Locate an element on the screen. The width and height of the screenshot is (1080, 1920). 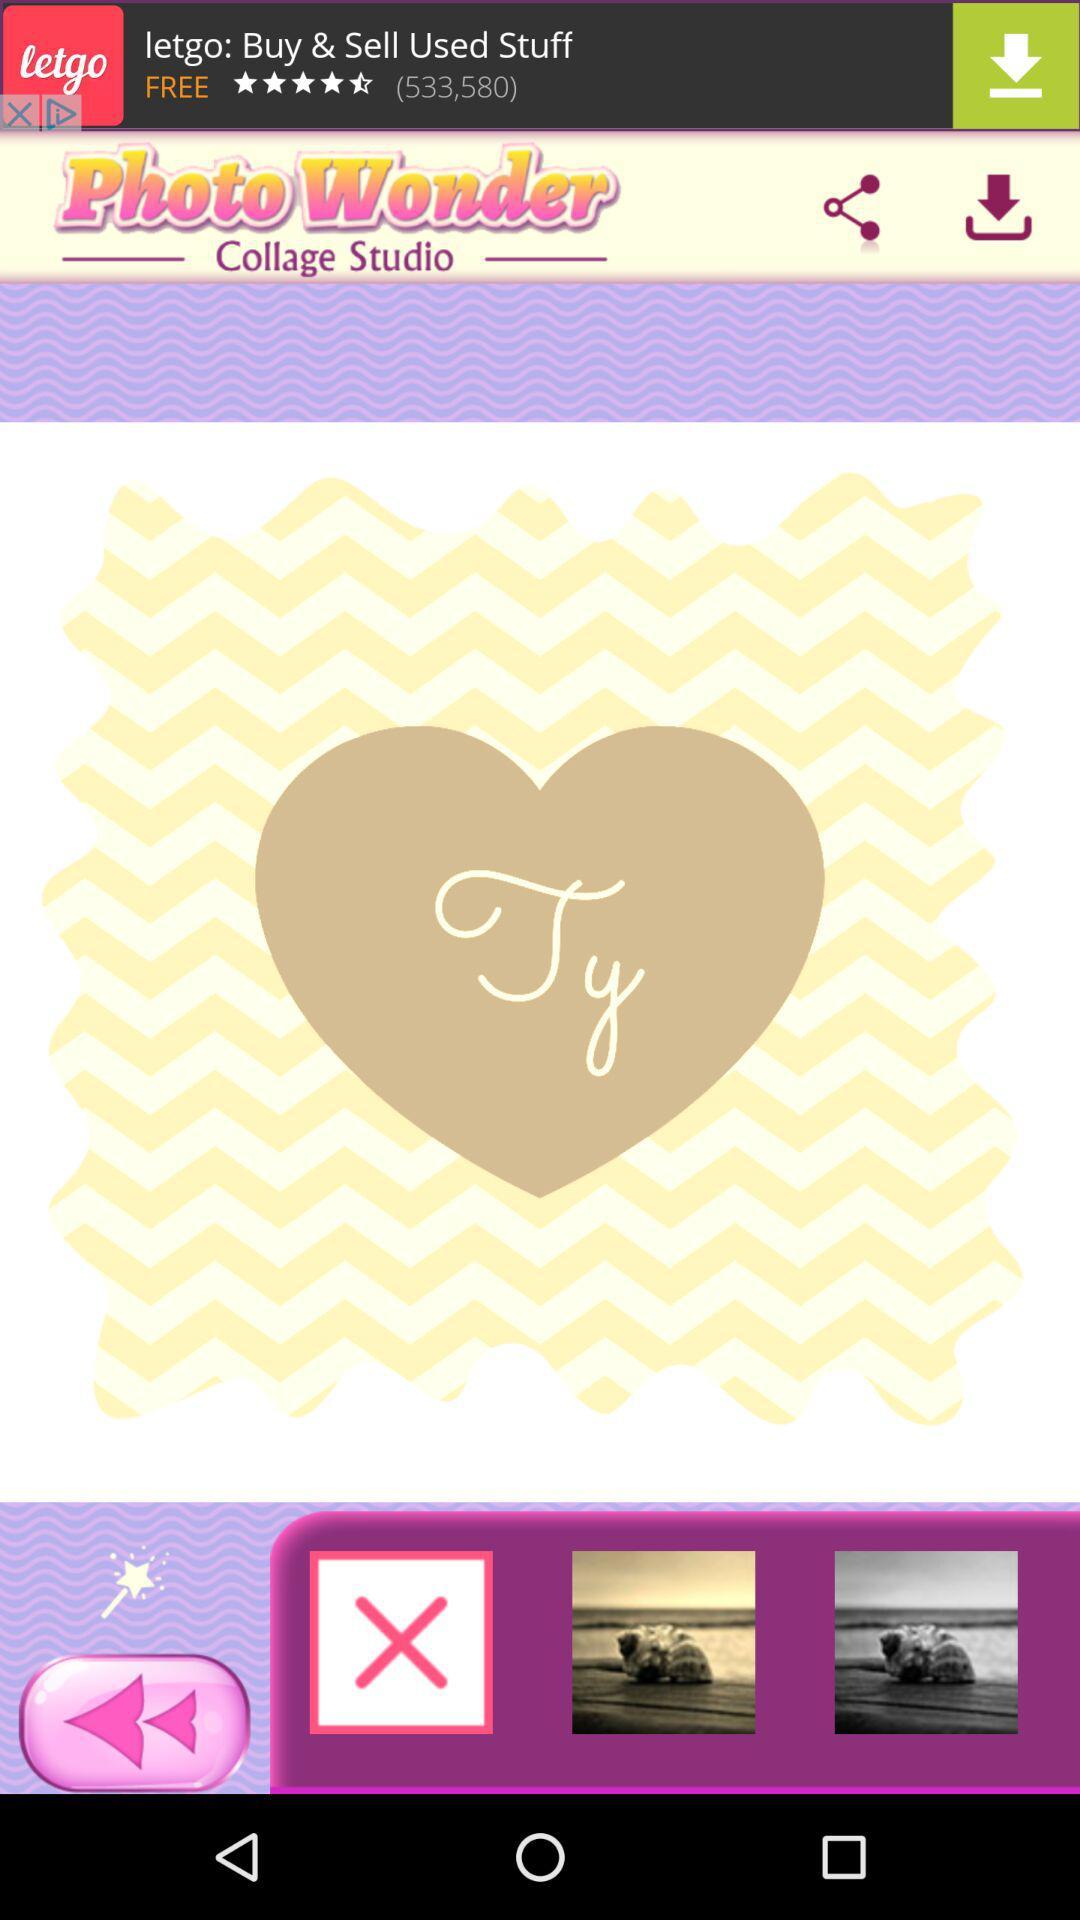
to apply effects is located at coordinates (135, 1580).